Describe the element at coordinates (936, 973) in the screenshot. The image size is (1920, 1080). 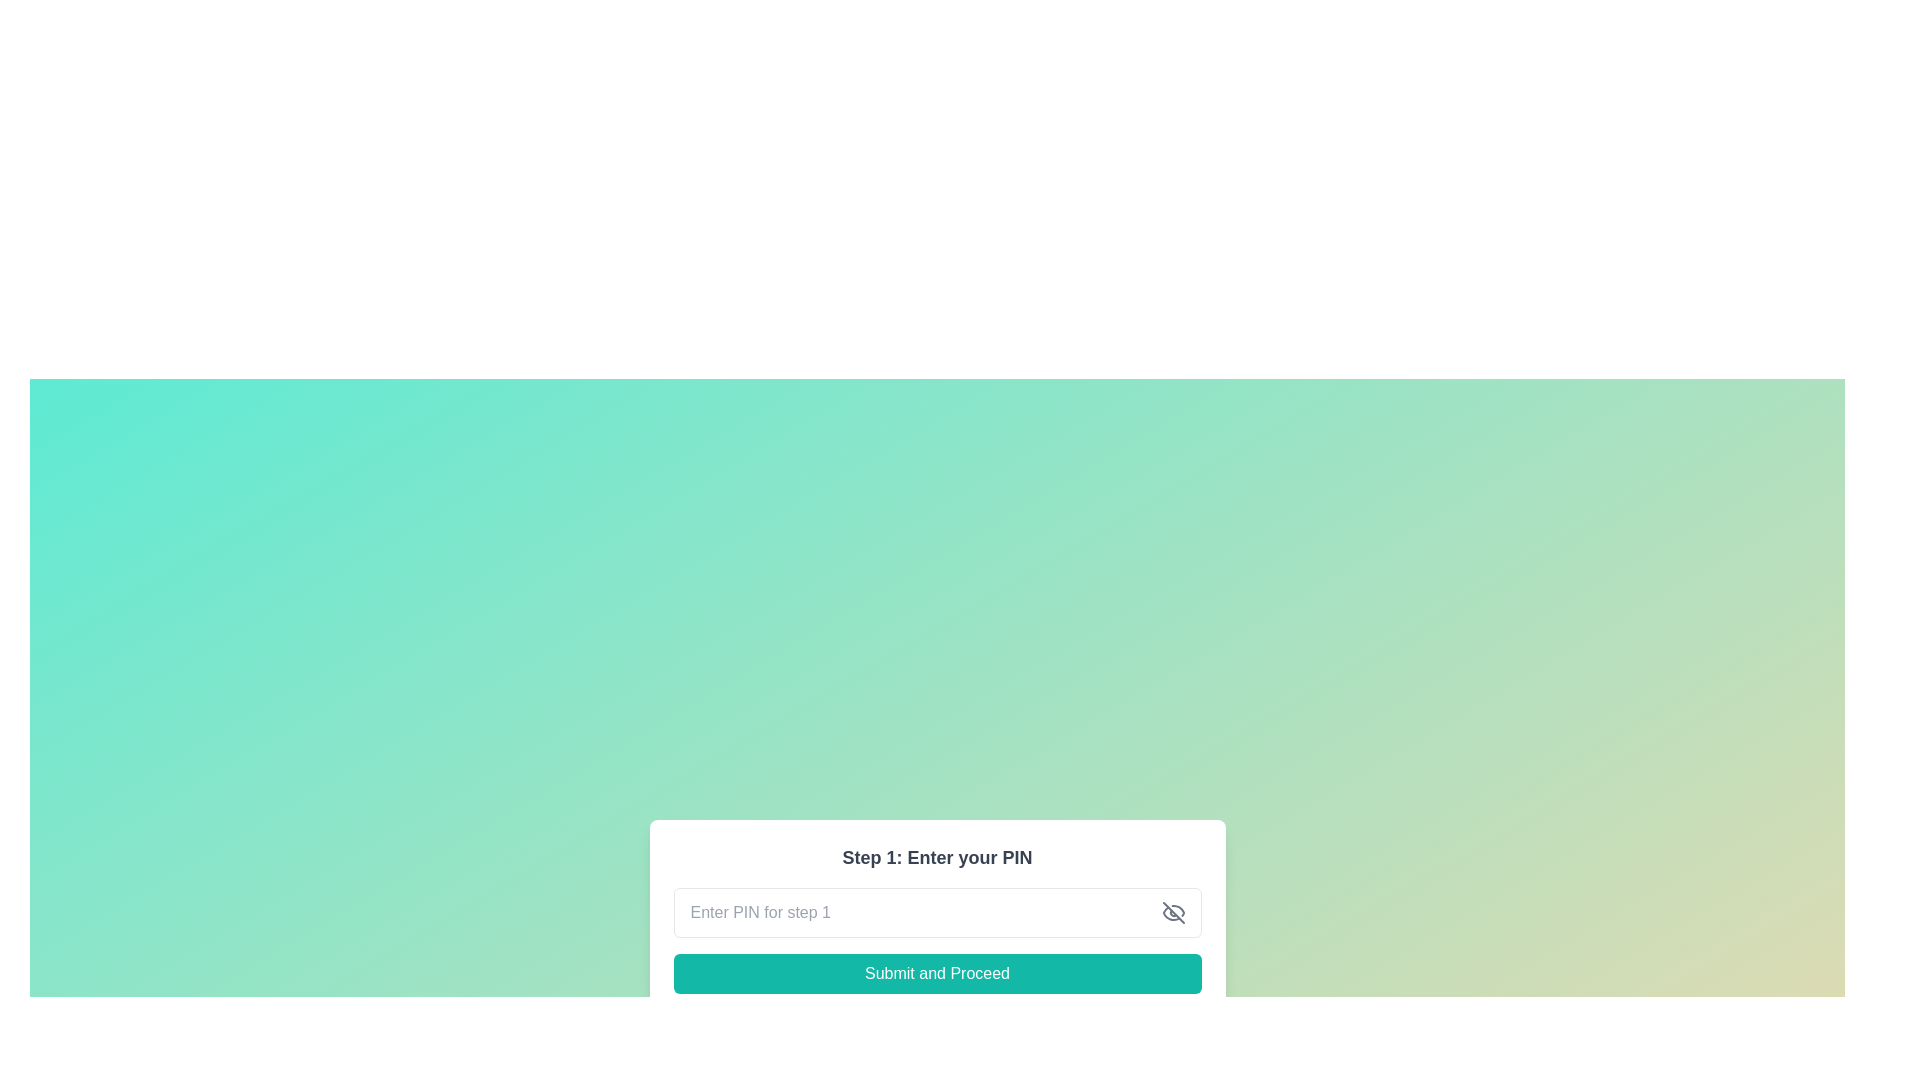
I see `the submission button located at the bottom of the white card-like structure to proceed to the next step` at that location.